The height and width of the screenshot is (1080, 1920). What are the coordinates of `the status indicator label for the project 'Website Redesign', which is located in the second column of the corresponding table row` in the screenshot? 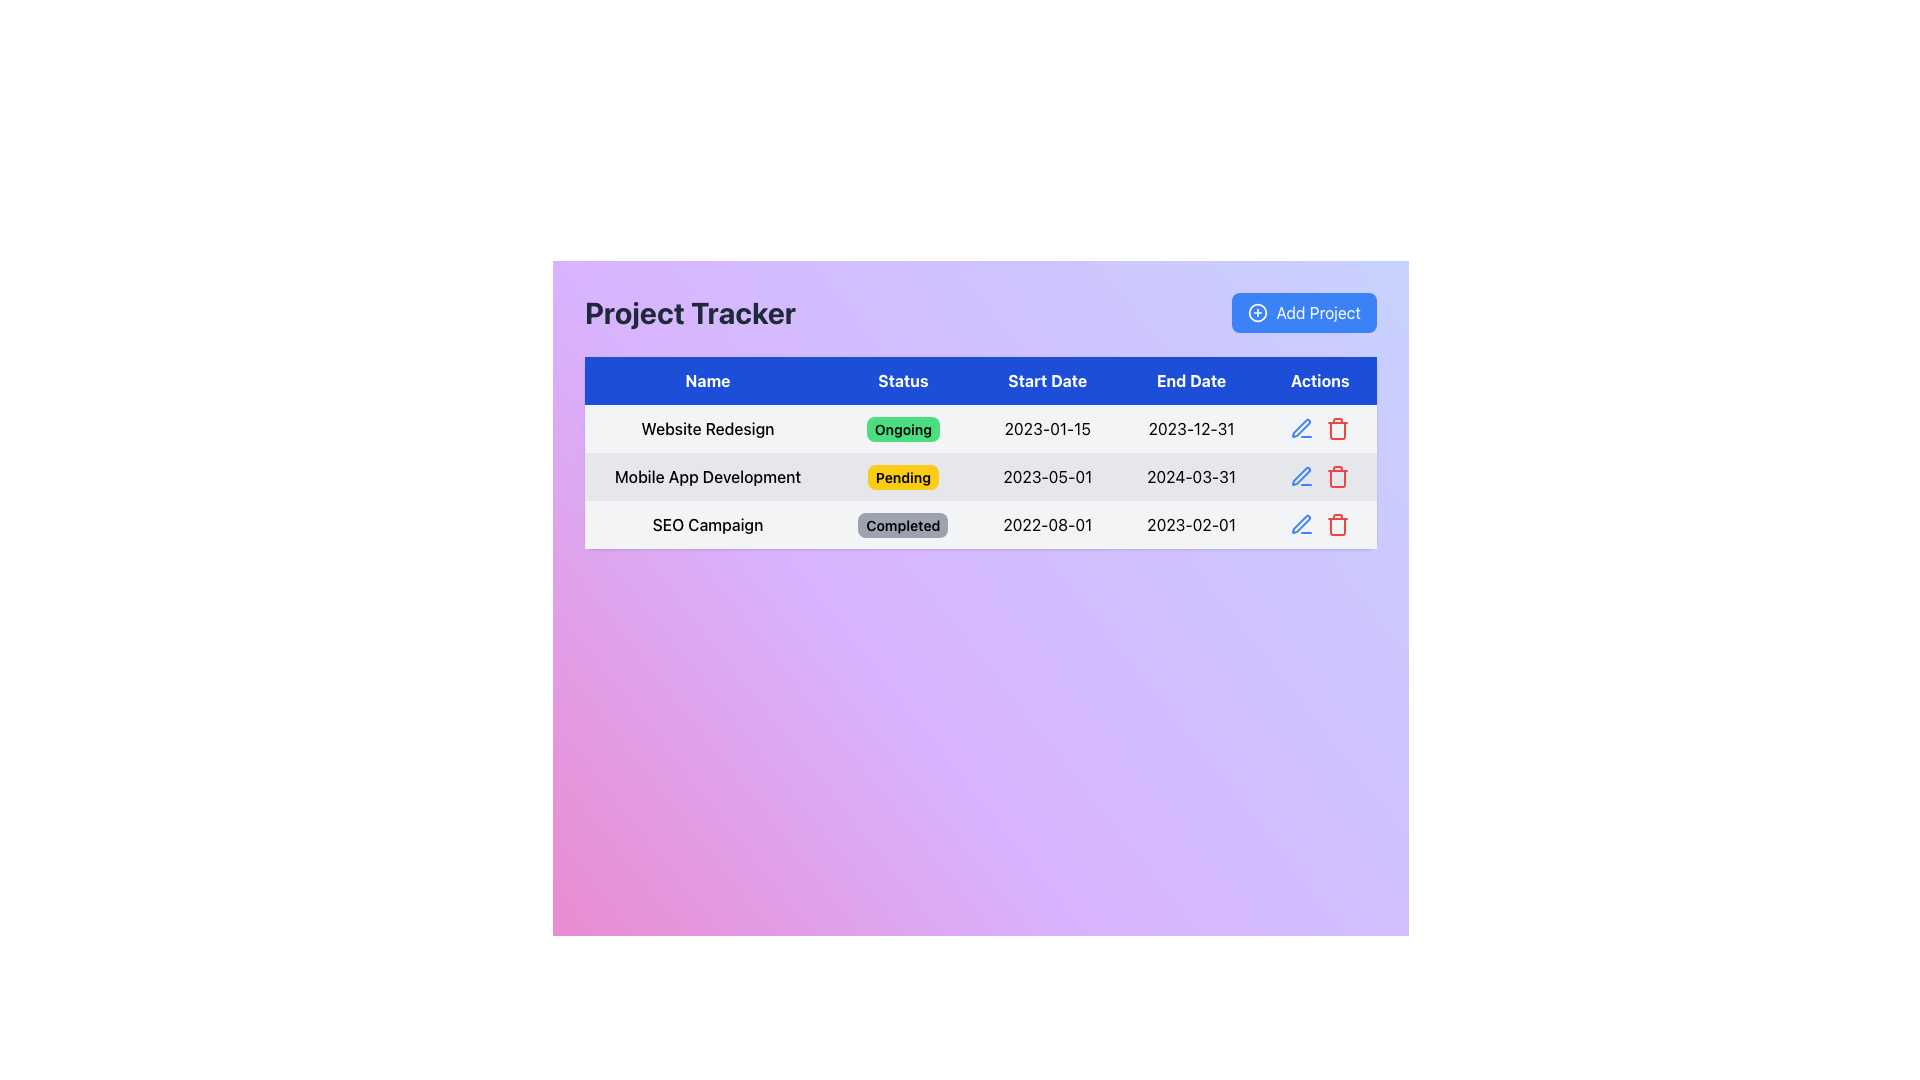 It's located at (902, 427).